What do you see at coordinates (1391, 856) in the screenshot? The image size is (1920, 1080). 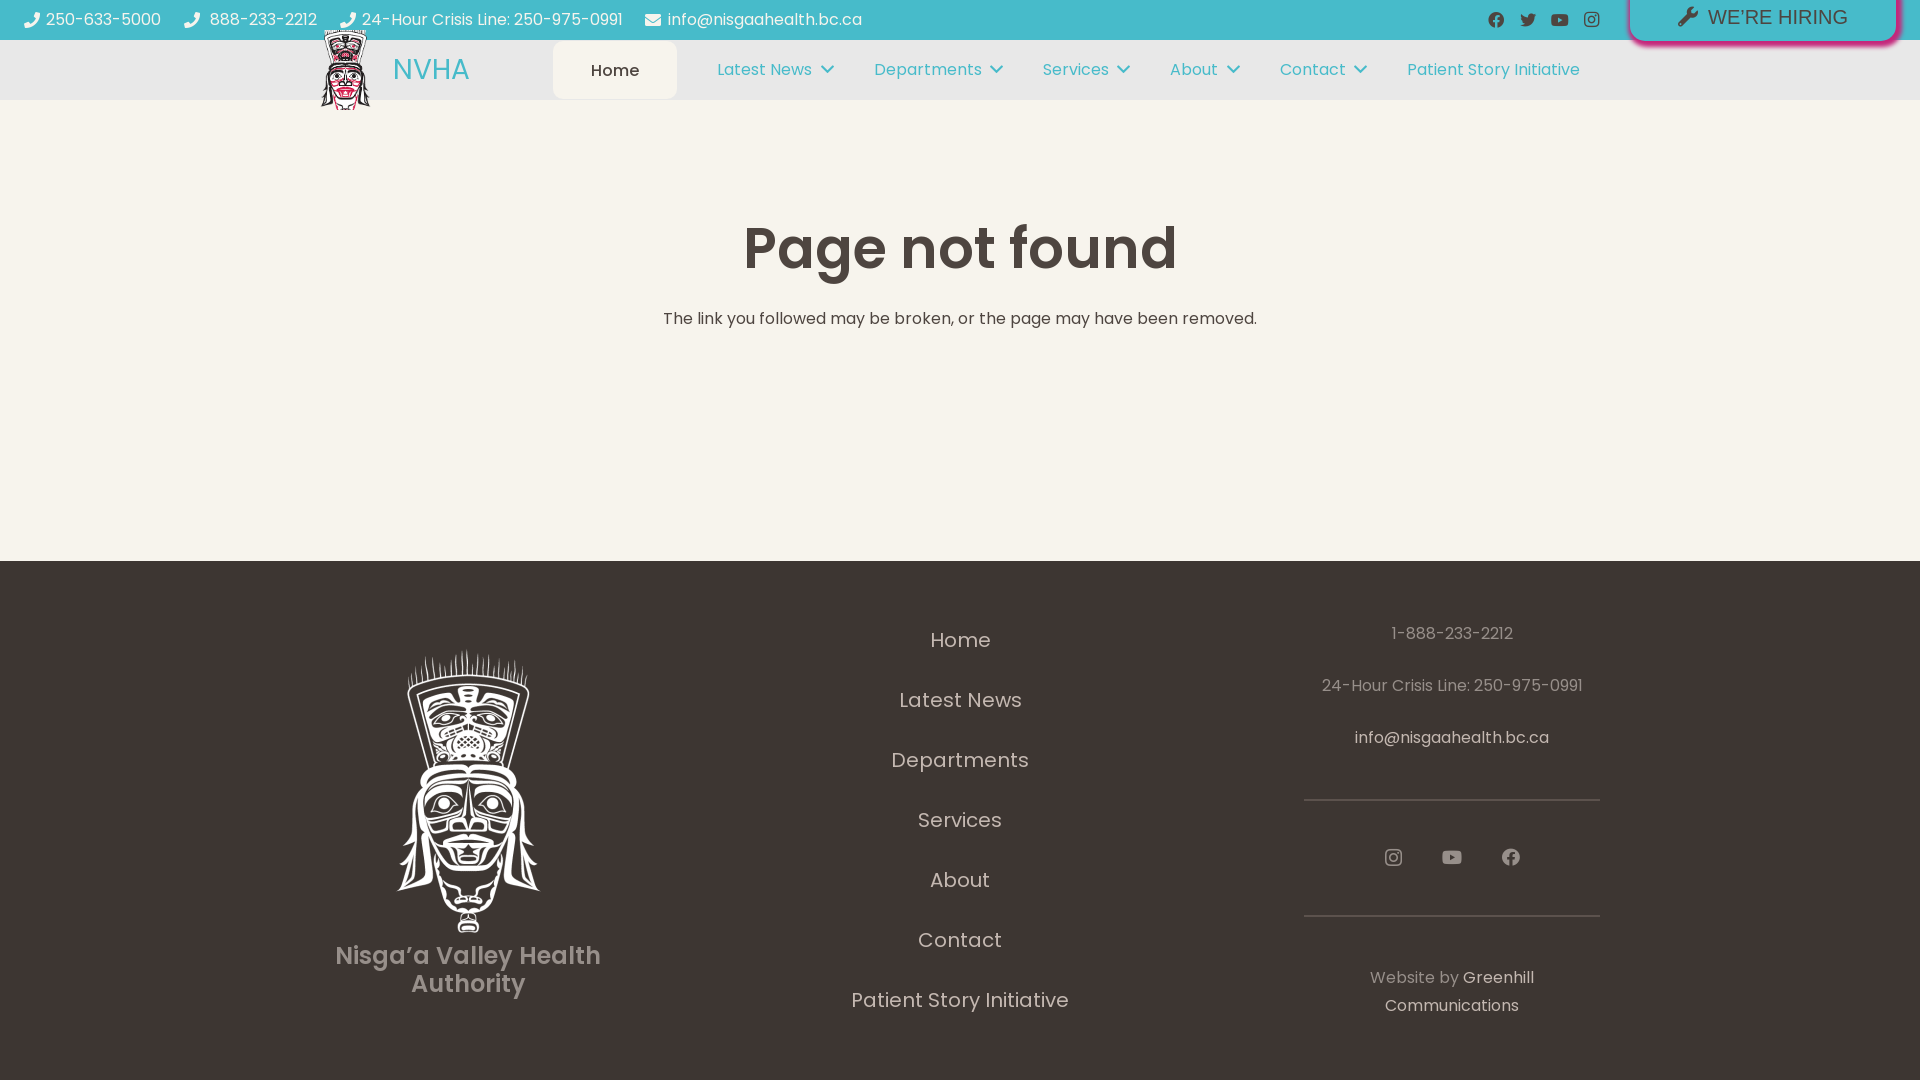 I see `'Instagram'` at bounding box center [1391, 856].